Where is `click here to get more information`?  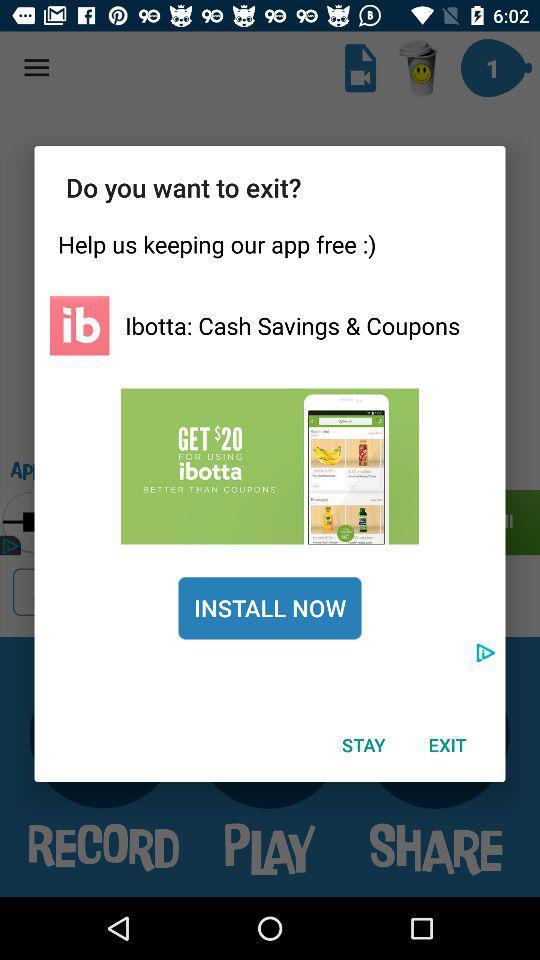
click here to get more information is located at coordinates (270, 466).